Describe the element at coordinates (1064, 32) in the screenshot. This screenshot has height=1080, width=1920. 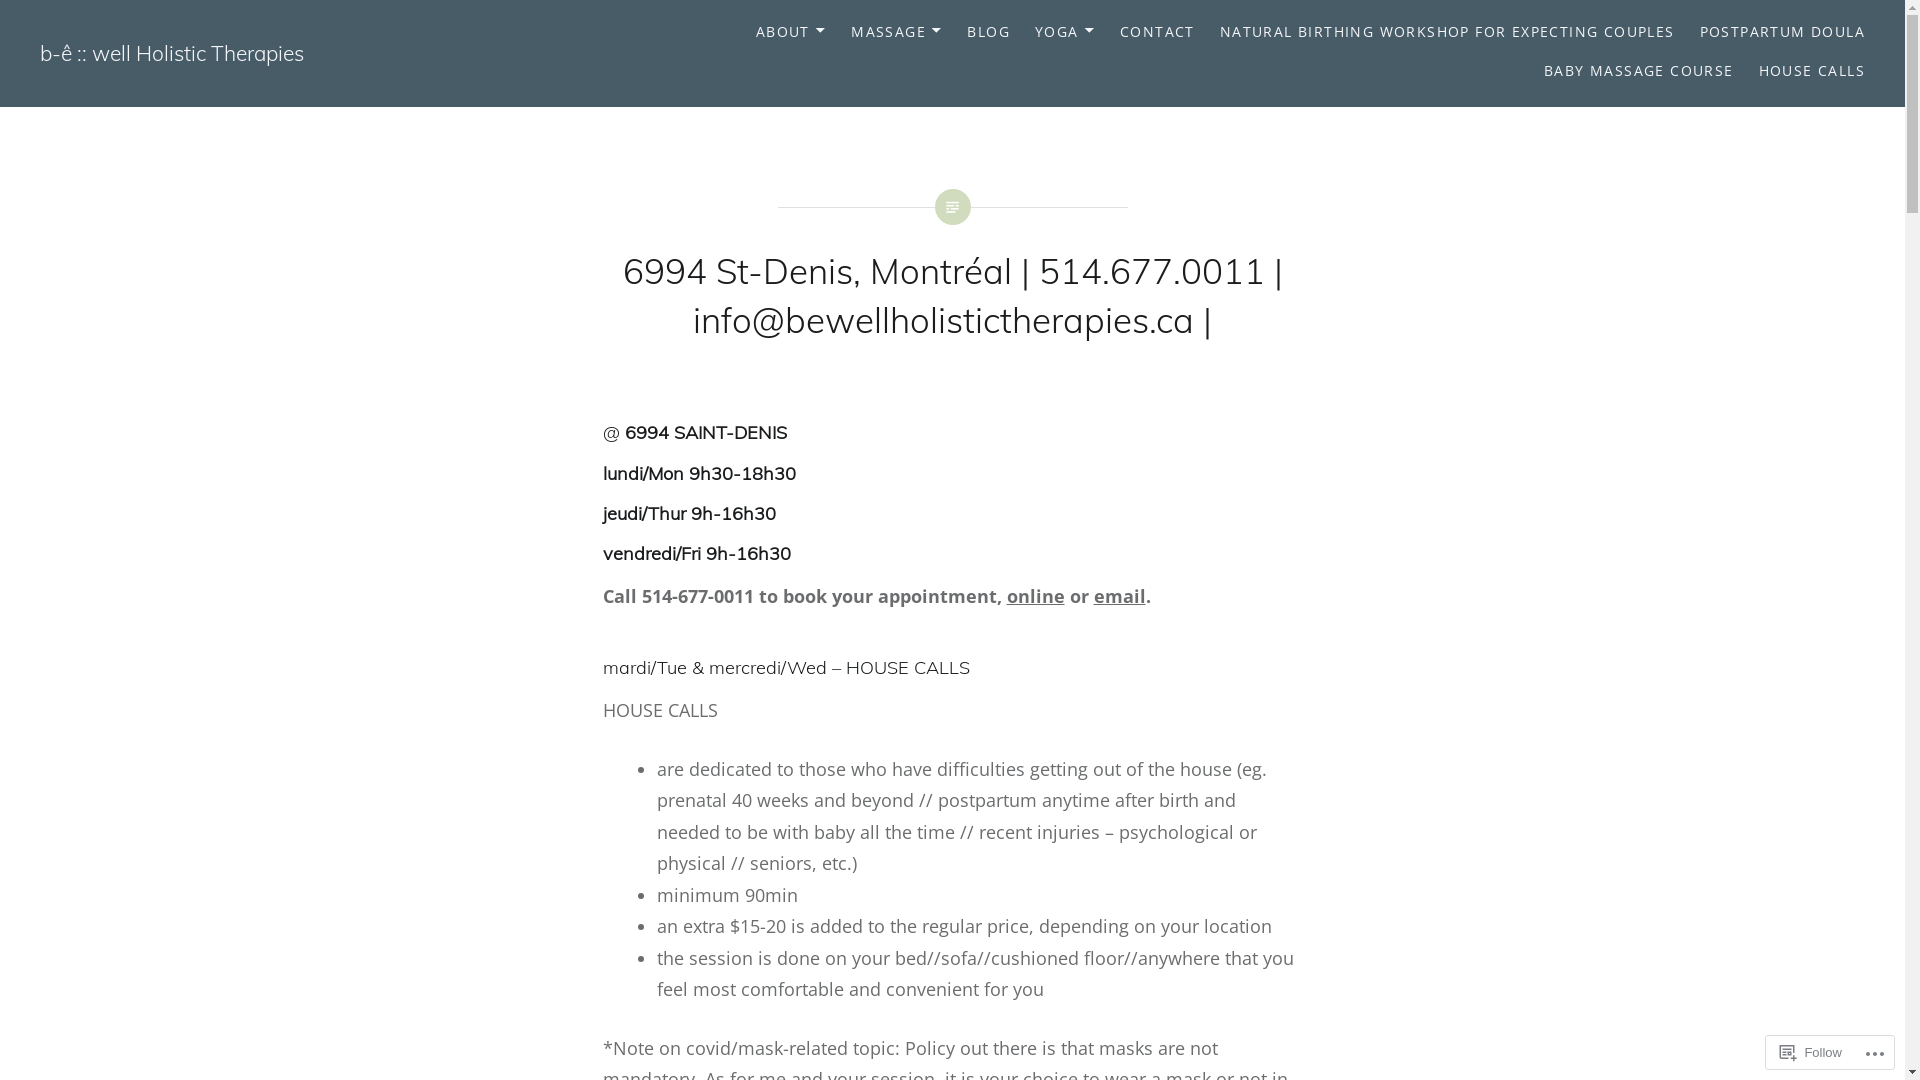
I see `'YOGA'` at that location.